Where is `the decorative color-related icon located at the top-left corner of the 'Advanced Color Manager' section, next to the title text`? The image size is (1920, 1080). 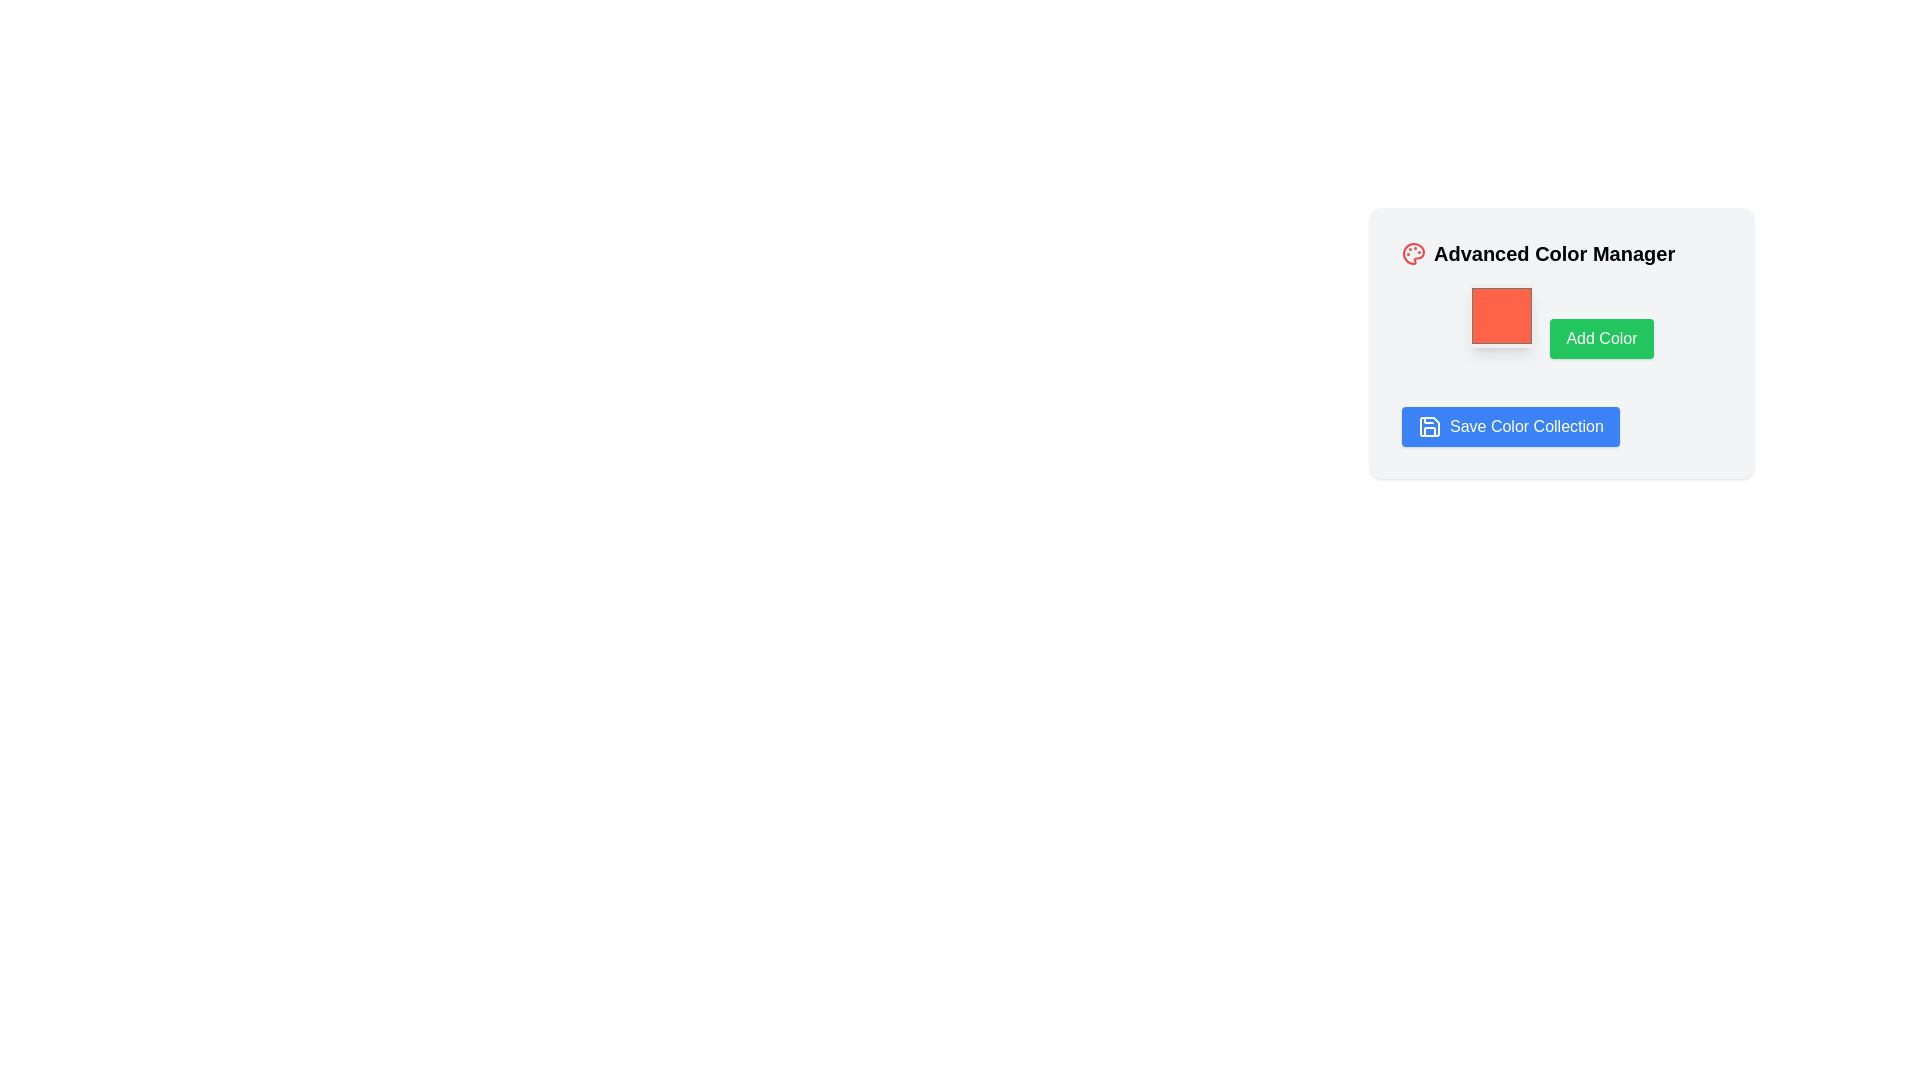 the decorative color-related icon located at the top-left corner of the 'Advanced Color Manager' section, next to the title text is located at coordinates (1413, 253).